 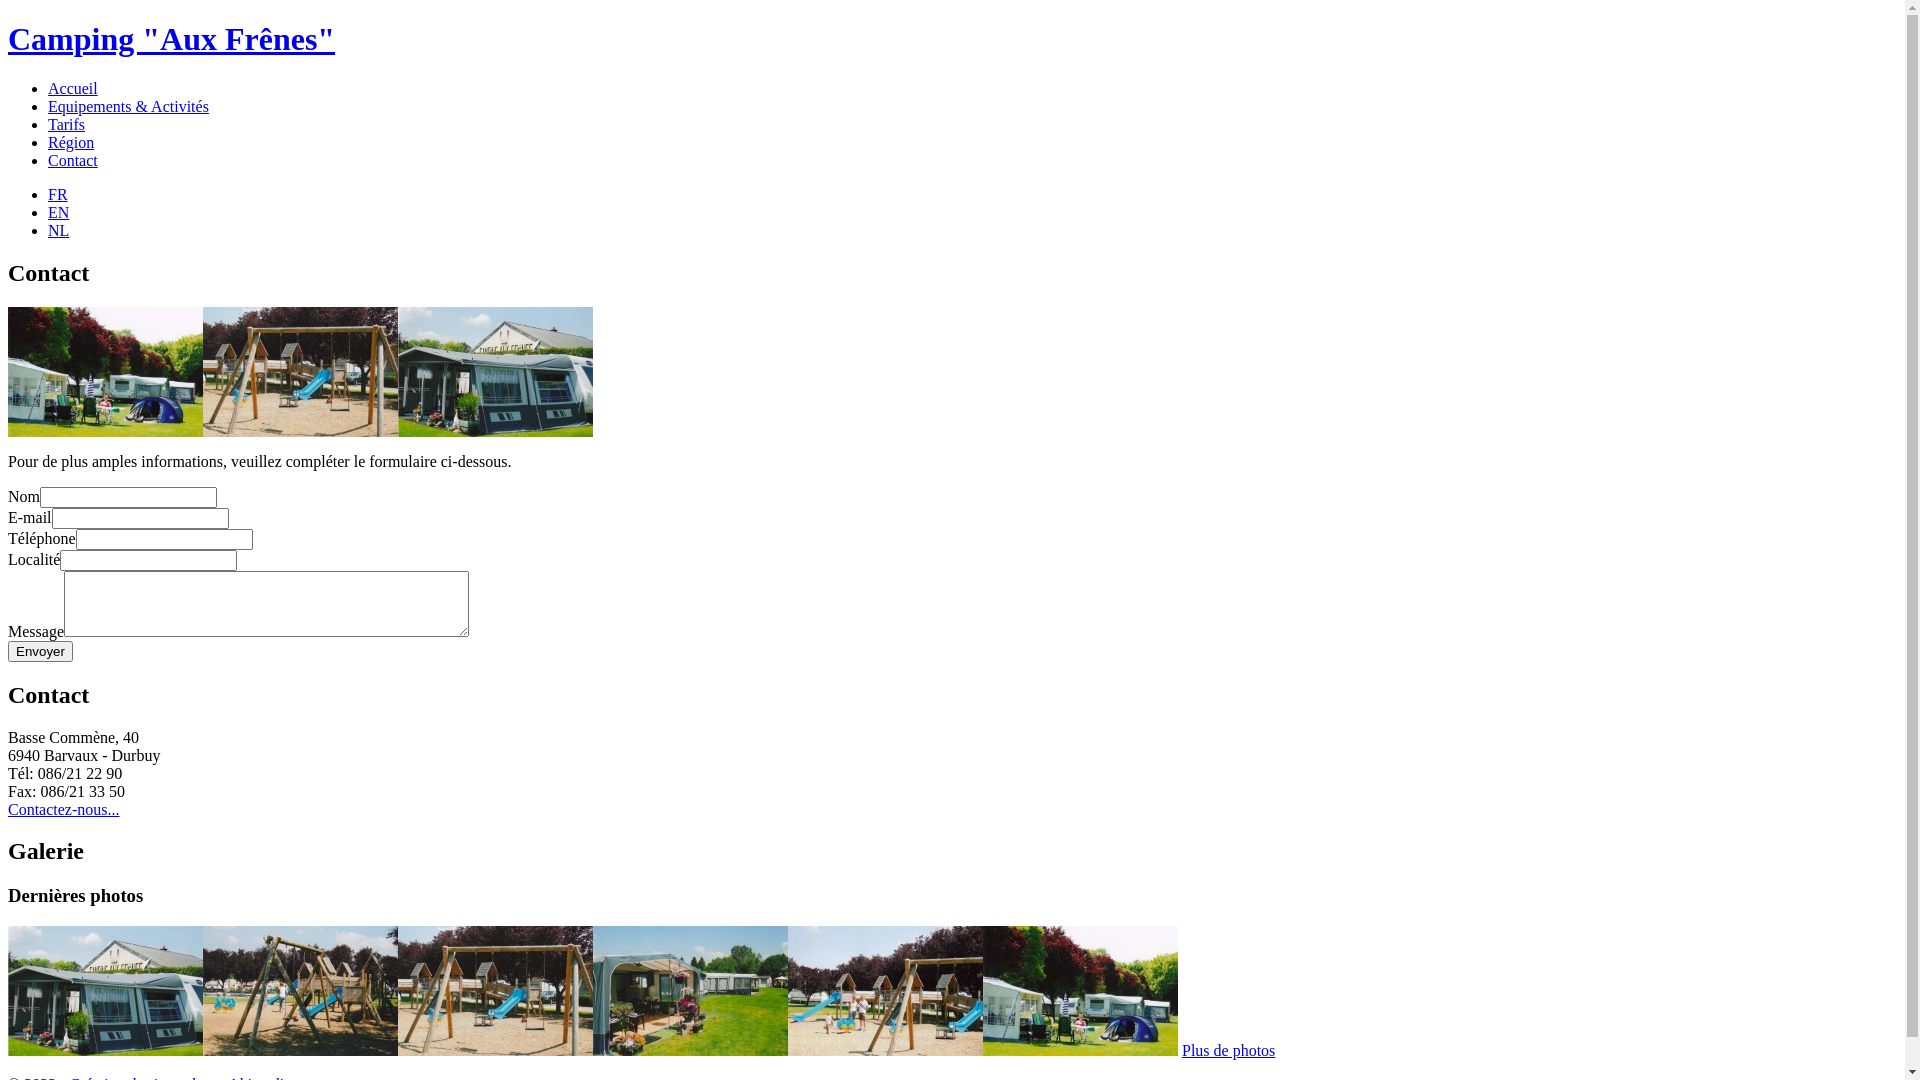 I want to click on 'EN', so click(x=58, y=212).